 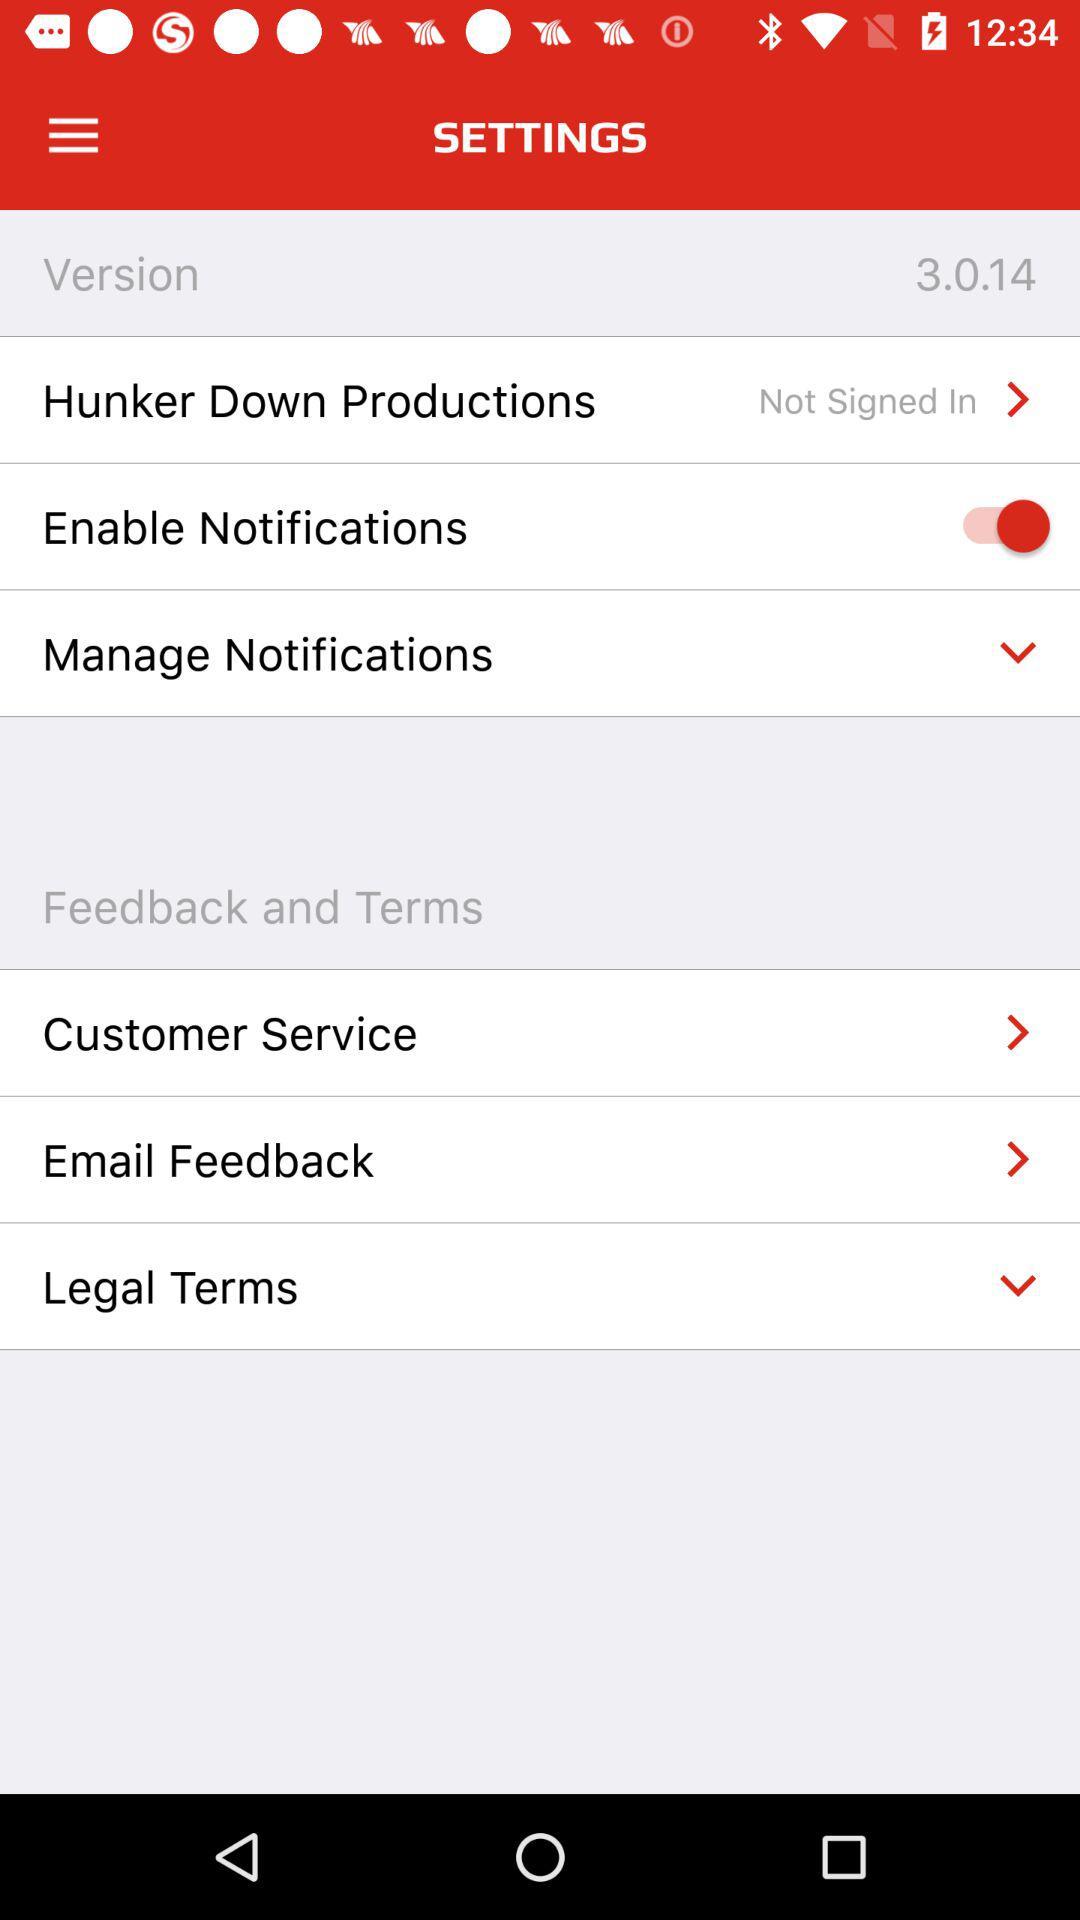 I want to click on open app menu, so click(x=72, y=135).